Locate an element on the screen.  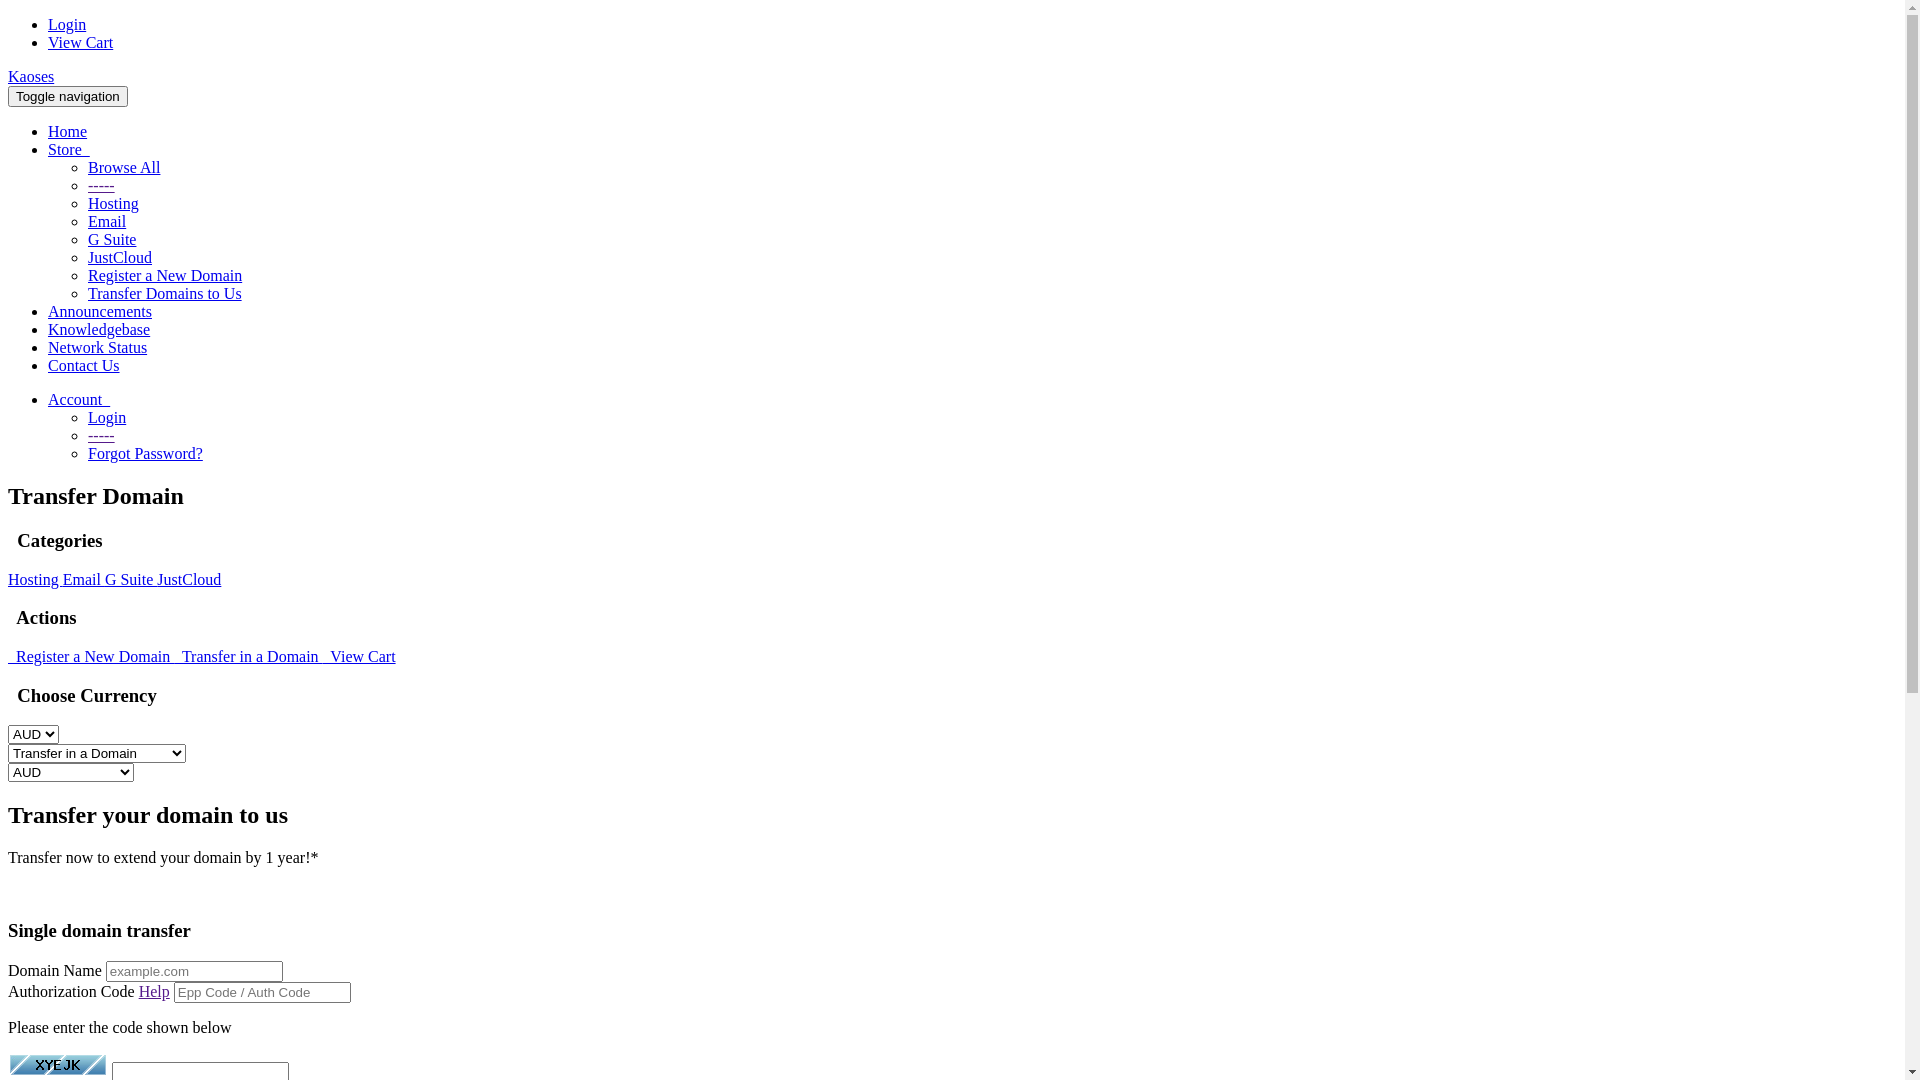
'Login' is located at coordinates (48, 24).